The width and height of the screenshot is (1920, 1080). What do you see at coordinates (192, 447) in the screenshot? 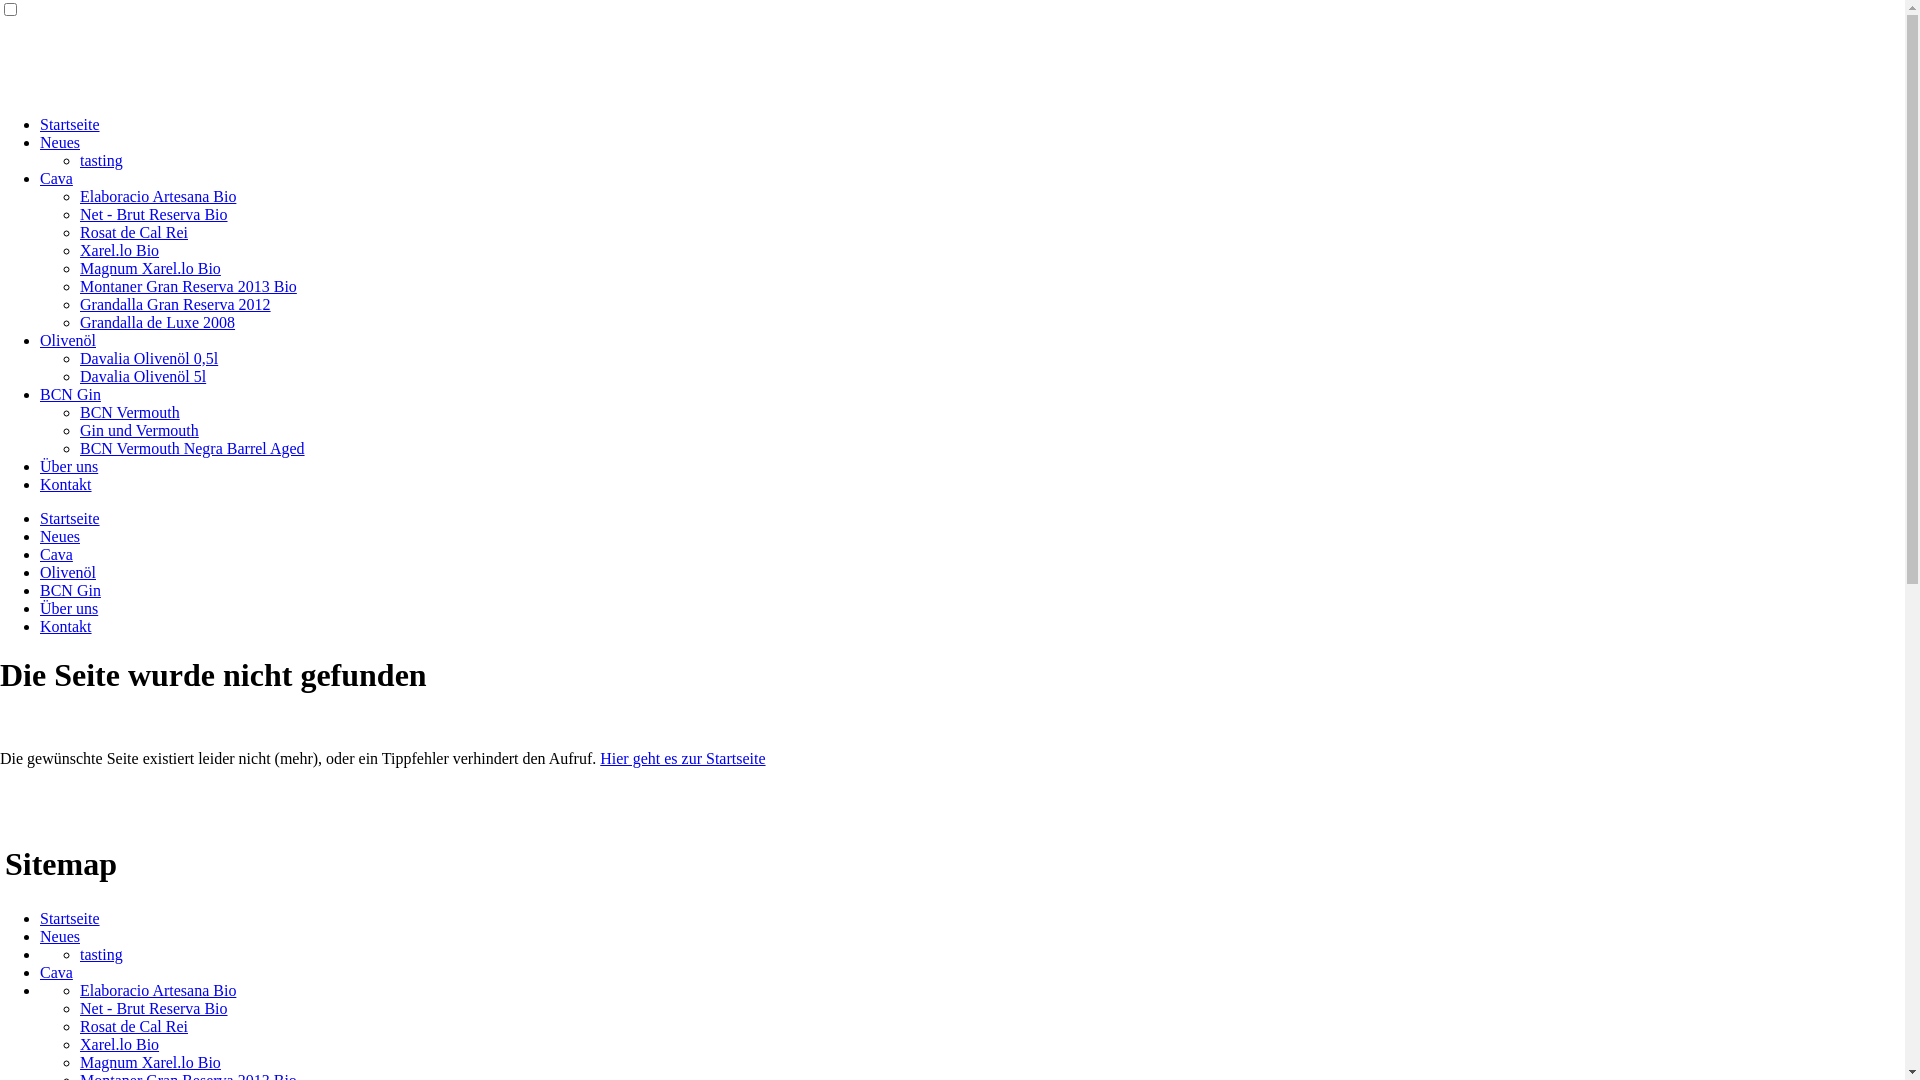
I see `'BCN Vermouth Negra Barrel Aged'` at bounding box center [192, 447].